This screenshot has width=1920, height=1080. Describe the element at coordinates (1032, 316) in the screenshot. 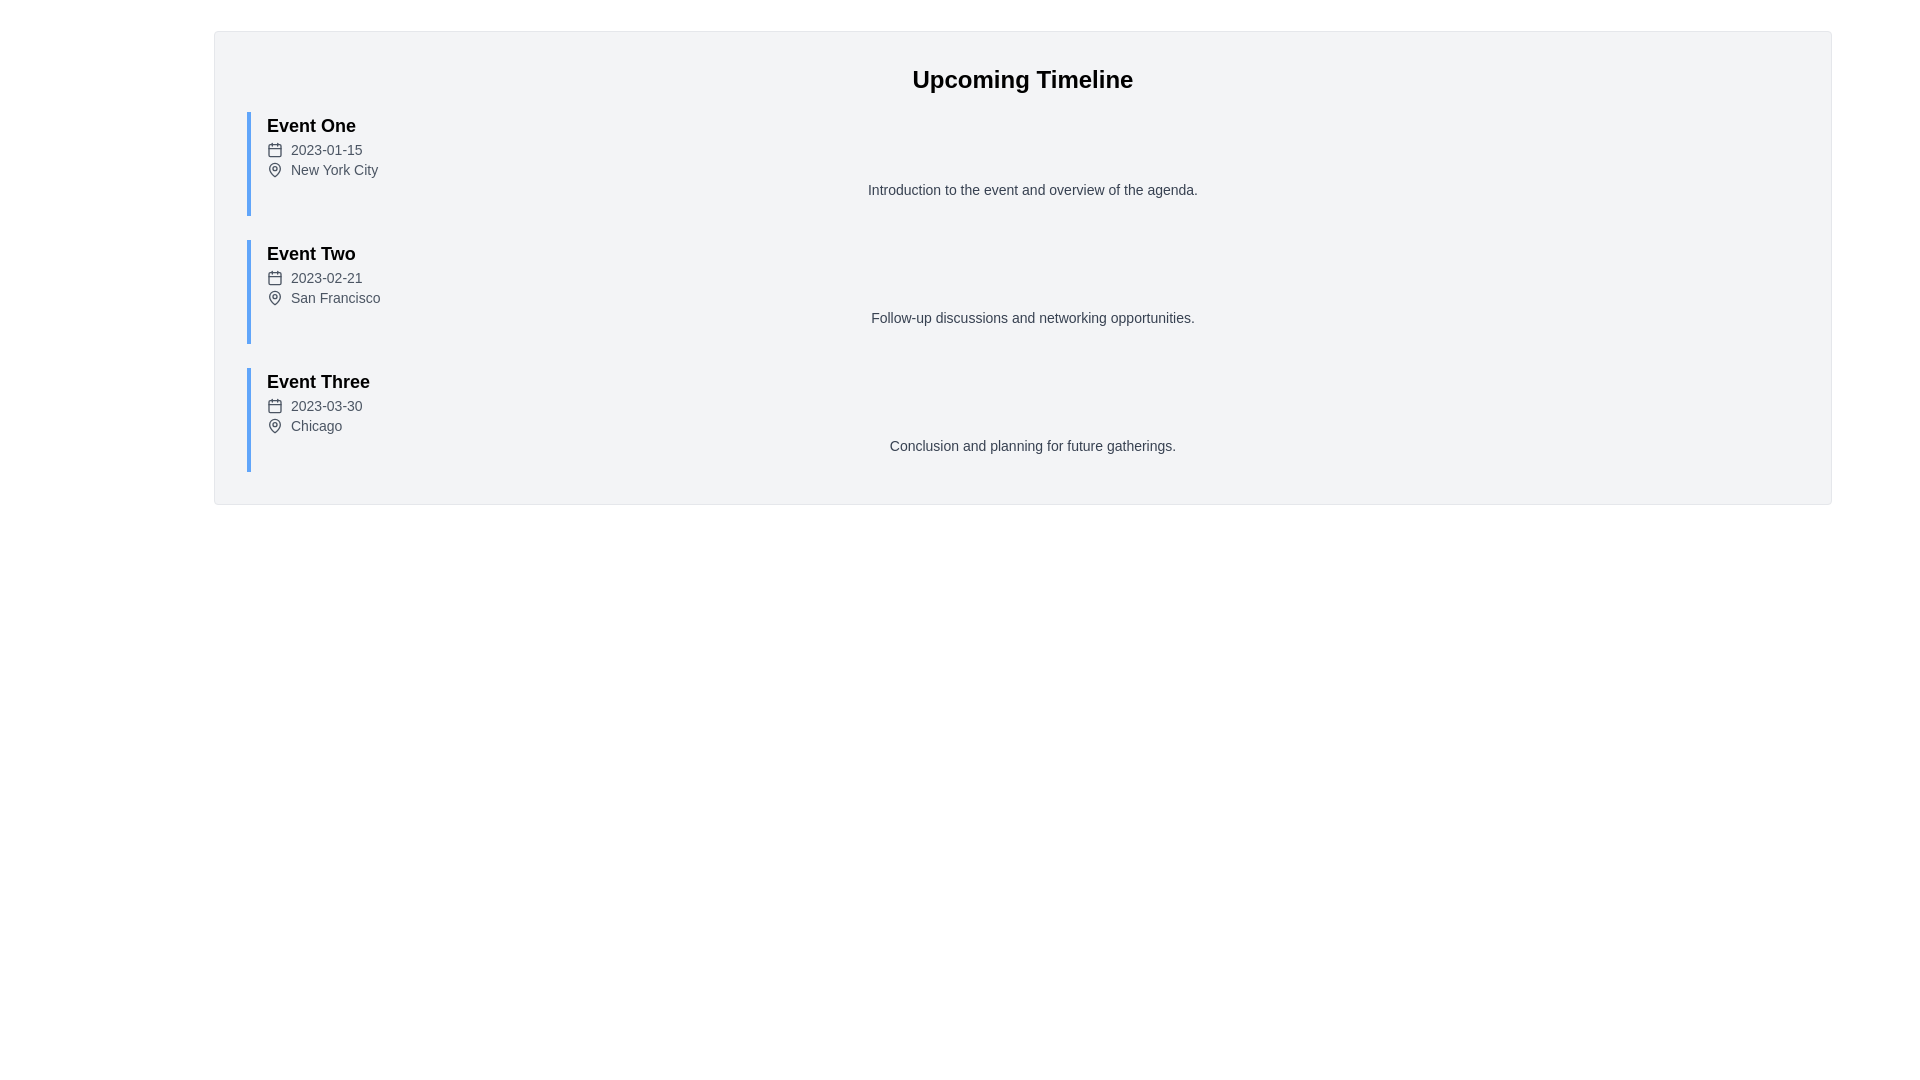

I see `the static text that says 'Follow-up discussions and networking opportunities.' located at the bottom of the 'Event Two' block` at that location.